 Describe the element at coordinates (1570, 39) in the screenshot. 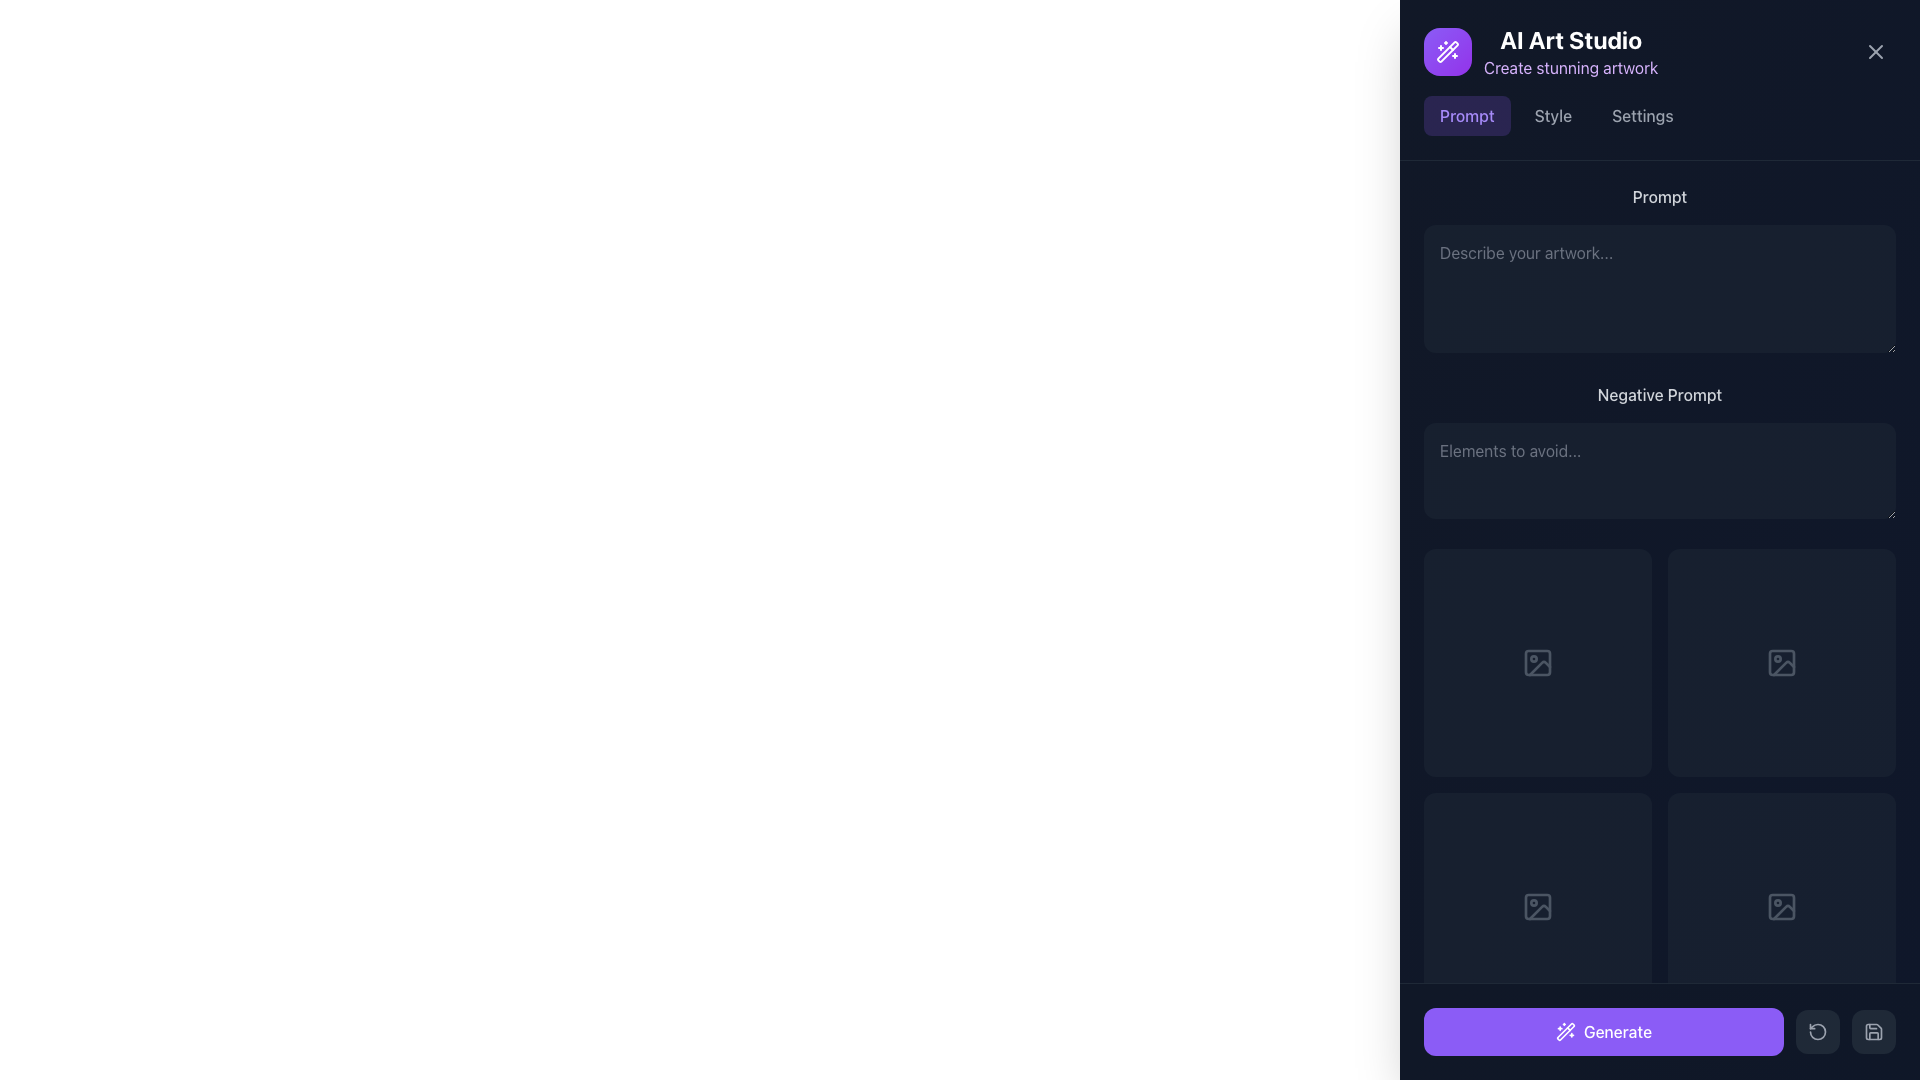

I see `the bold, large-sized text label reading 'AI Art Studio', styled in white font against a dark background, located at the top left of the interface` at that location.